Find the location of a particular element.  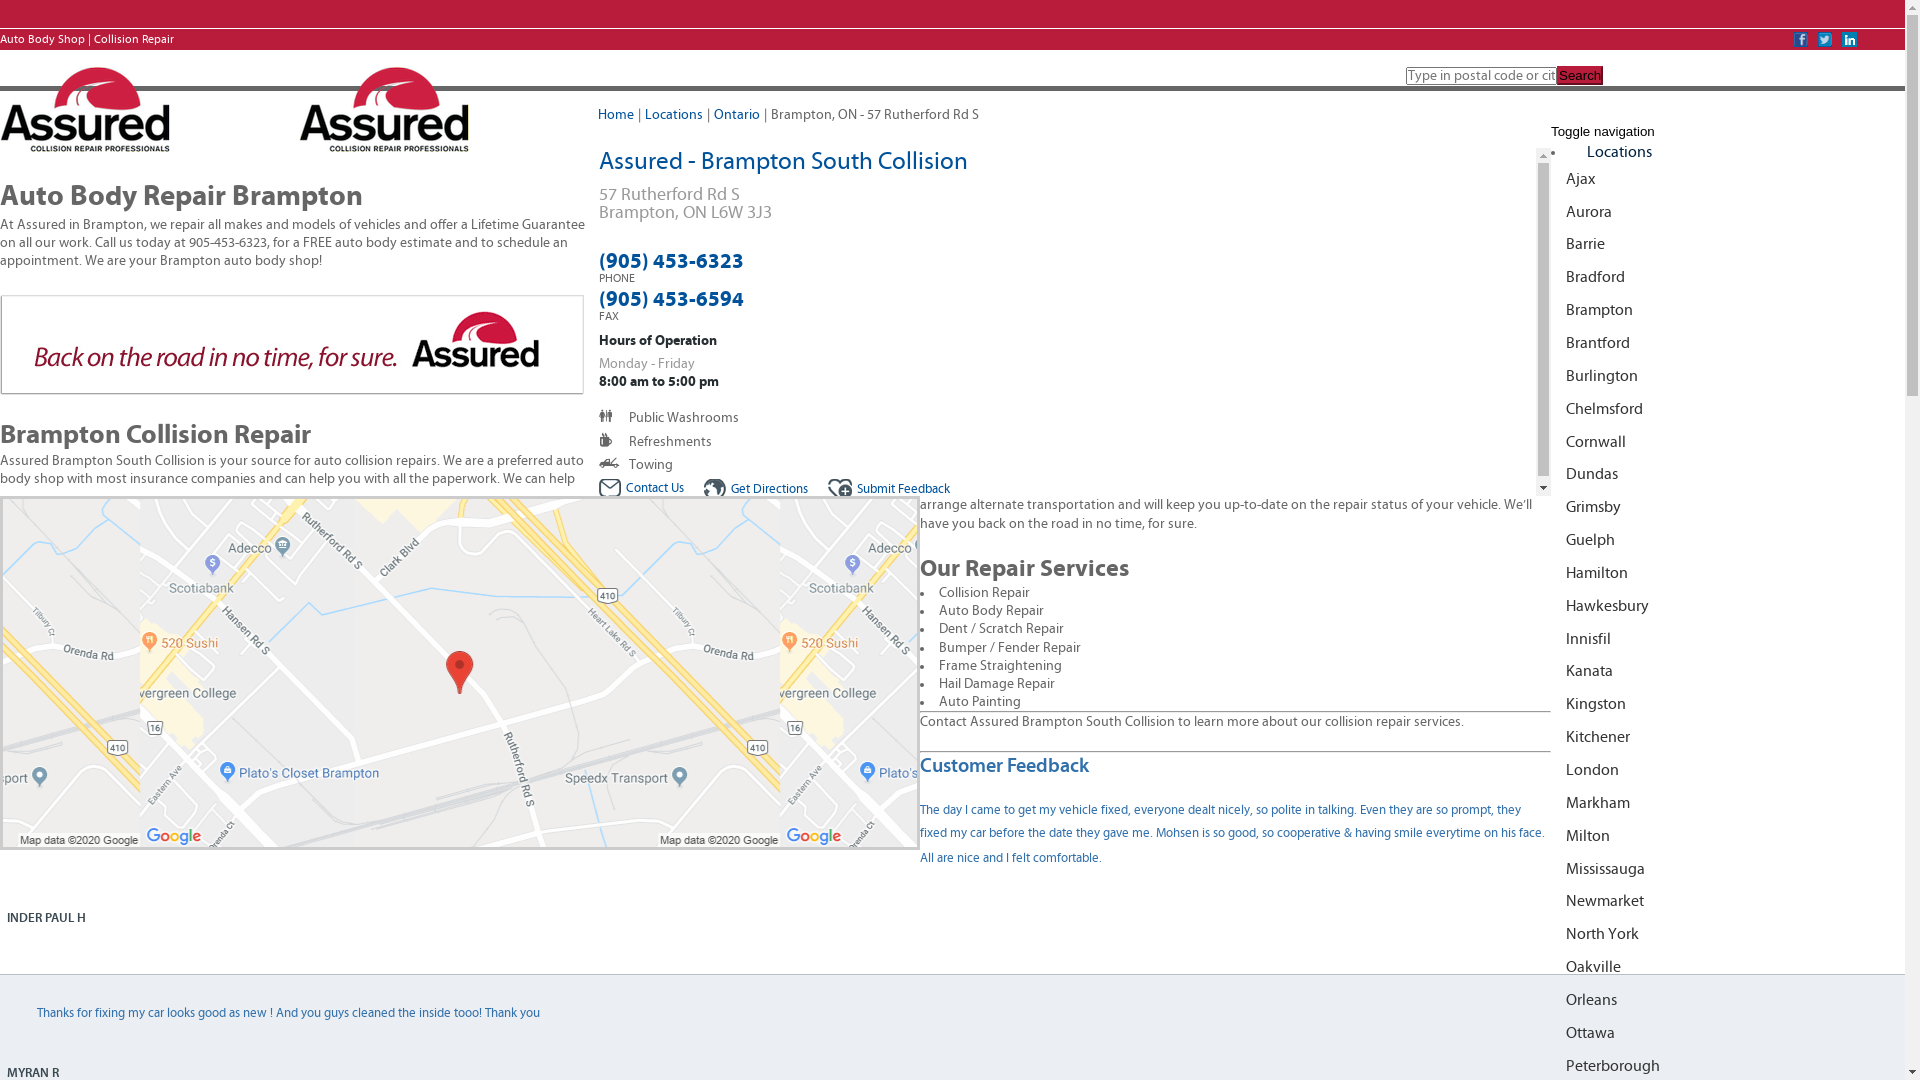

'Oakville' is located at coordinates (1549, 966).